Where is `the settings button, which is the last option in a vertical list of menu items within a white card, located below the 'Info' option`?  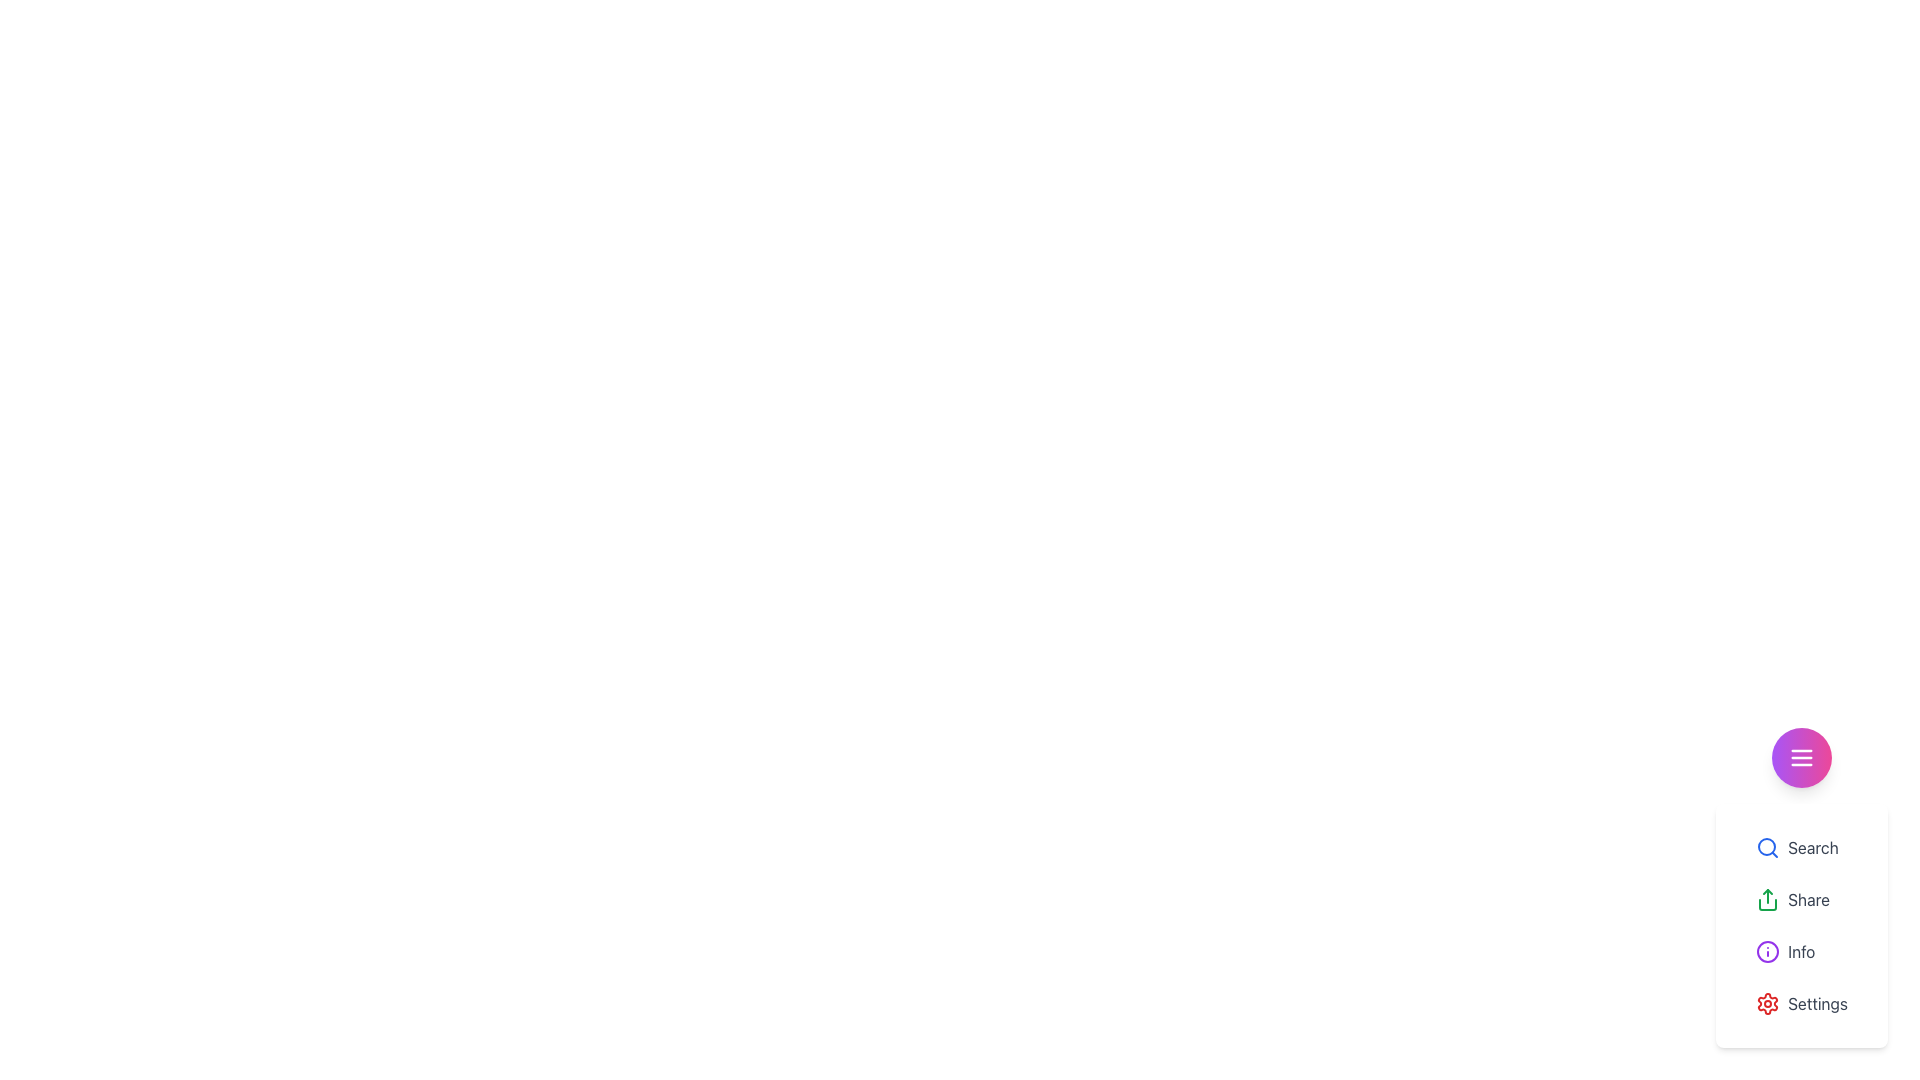 the settings button, which is the last option in a vertical list of menu items within a white card, located below the 'Info' option is located at coordinates (1802, 1003).